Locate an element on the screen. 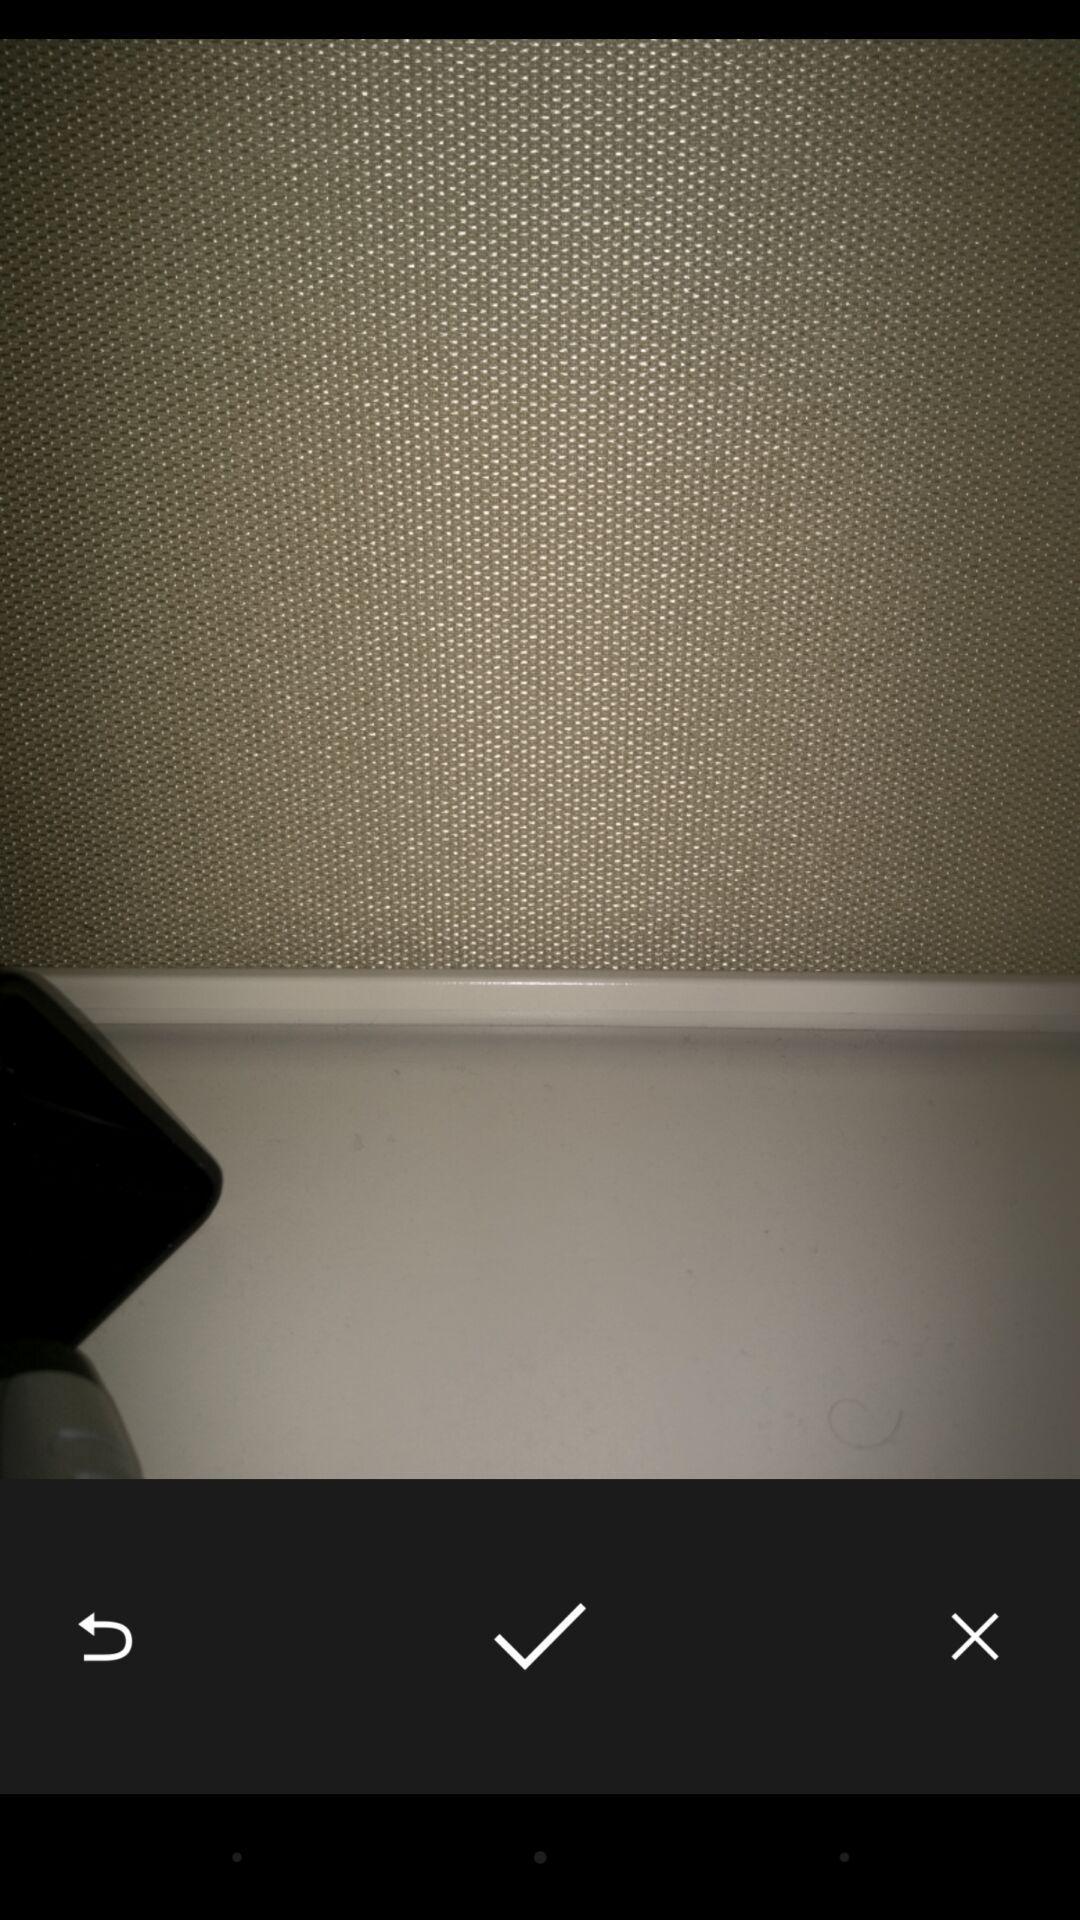 This screenshot has height=1920, width=1080. icon at the bottom left corner is located at coordinates (104, 1636).